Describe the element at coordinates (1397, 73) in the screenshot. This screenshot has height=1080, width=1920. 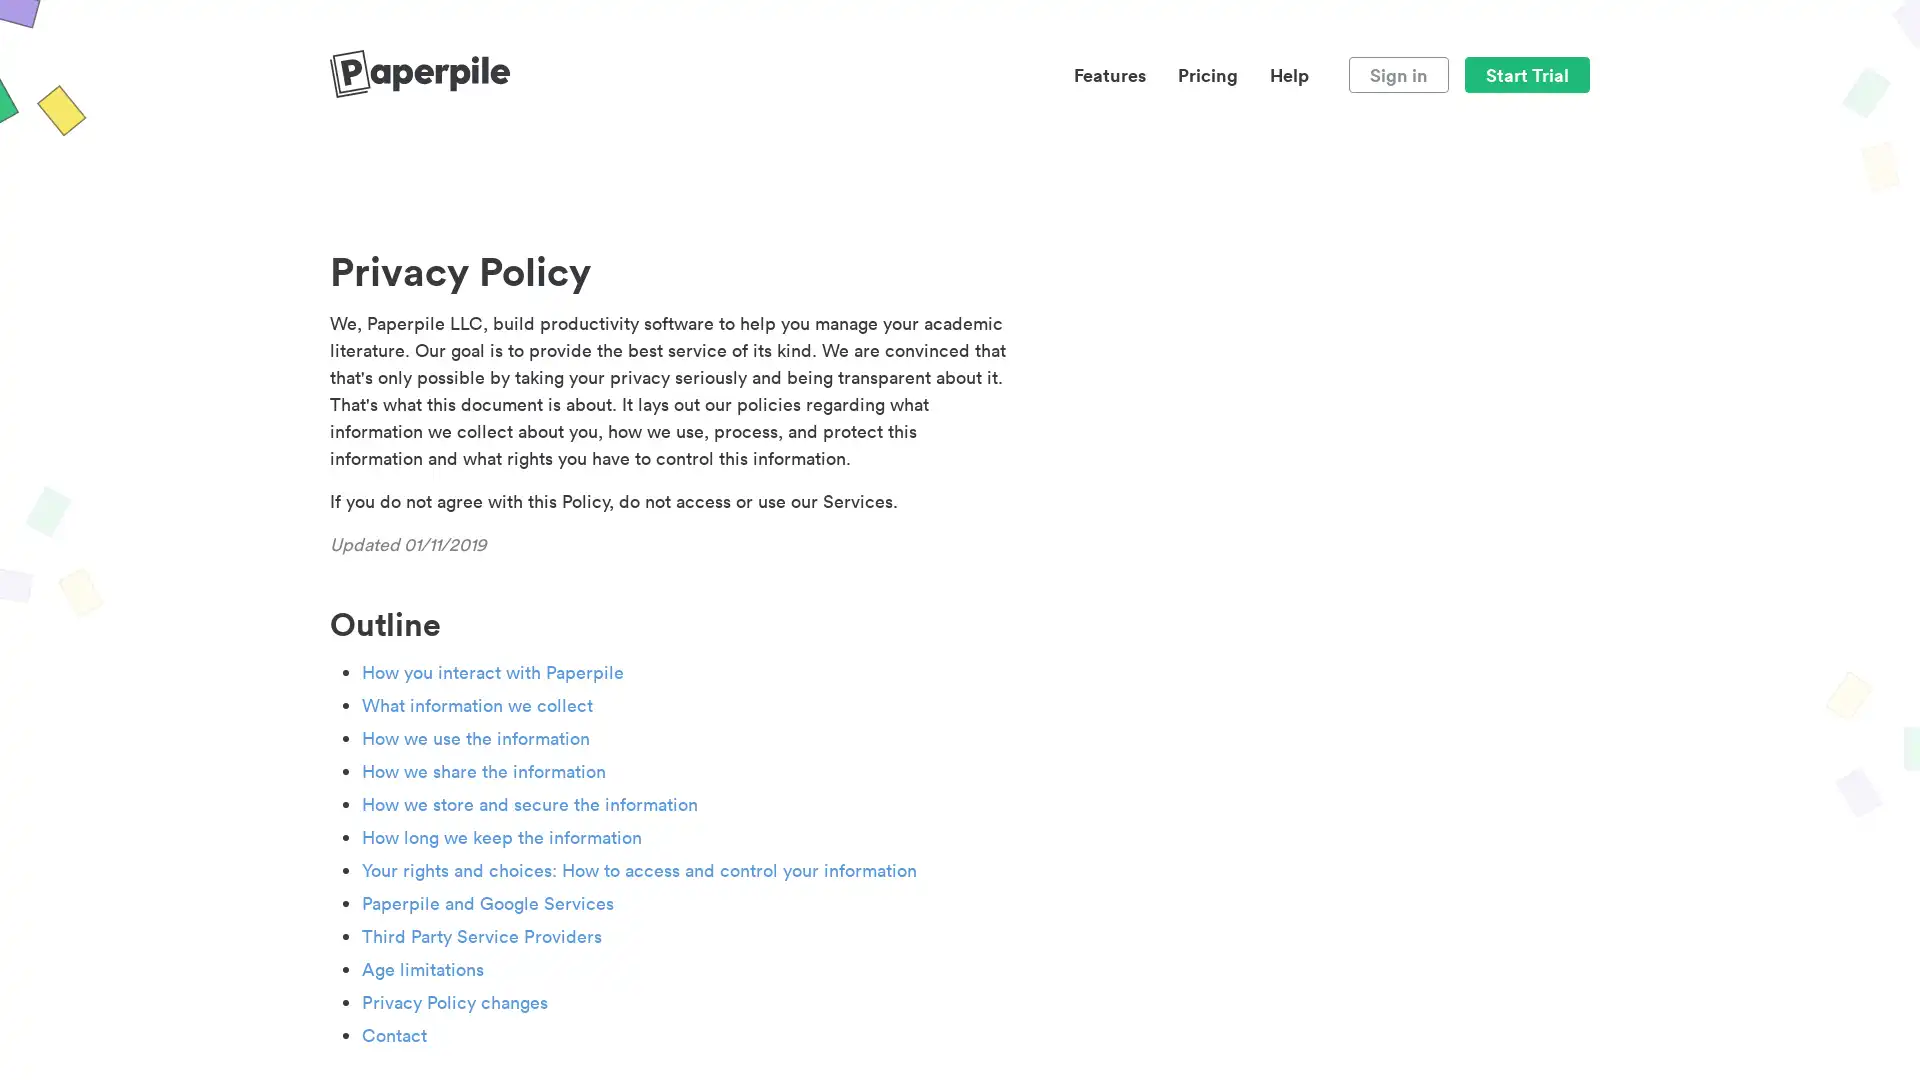
I see `Sign in` at that location.